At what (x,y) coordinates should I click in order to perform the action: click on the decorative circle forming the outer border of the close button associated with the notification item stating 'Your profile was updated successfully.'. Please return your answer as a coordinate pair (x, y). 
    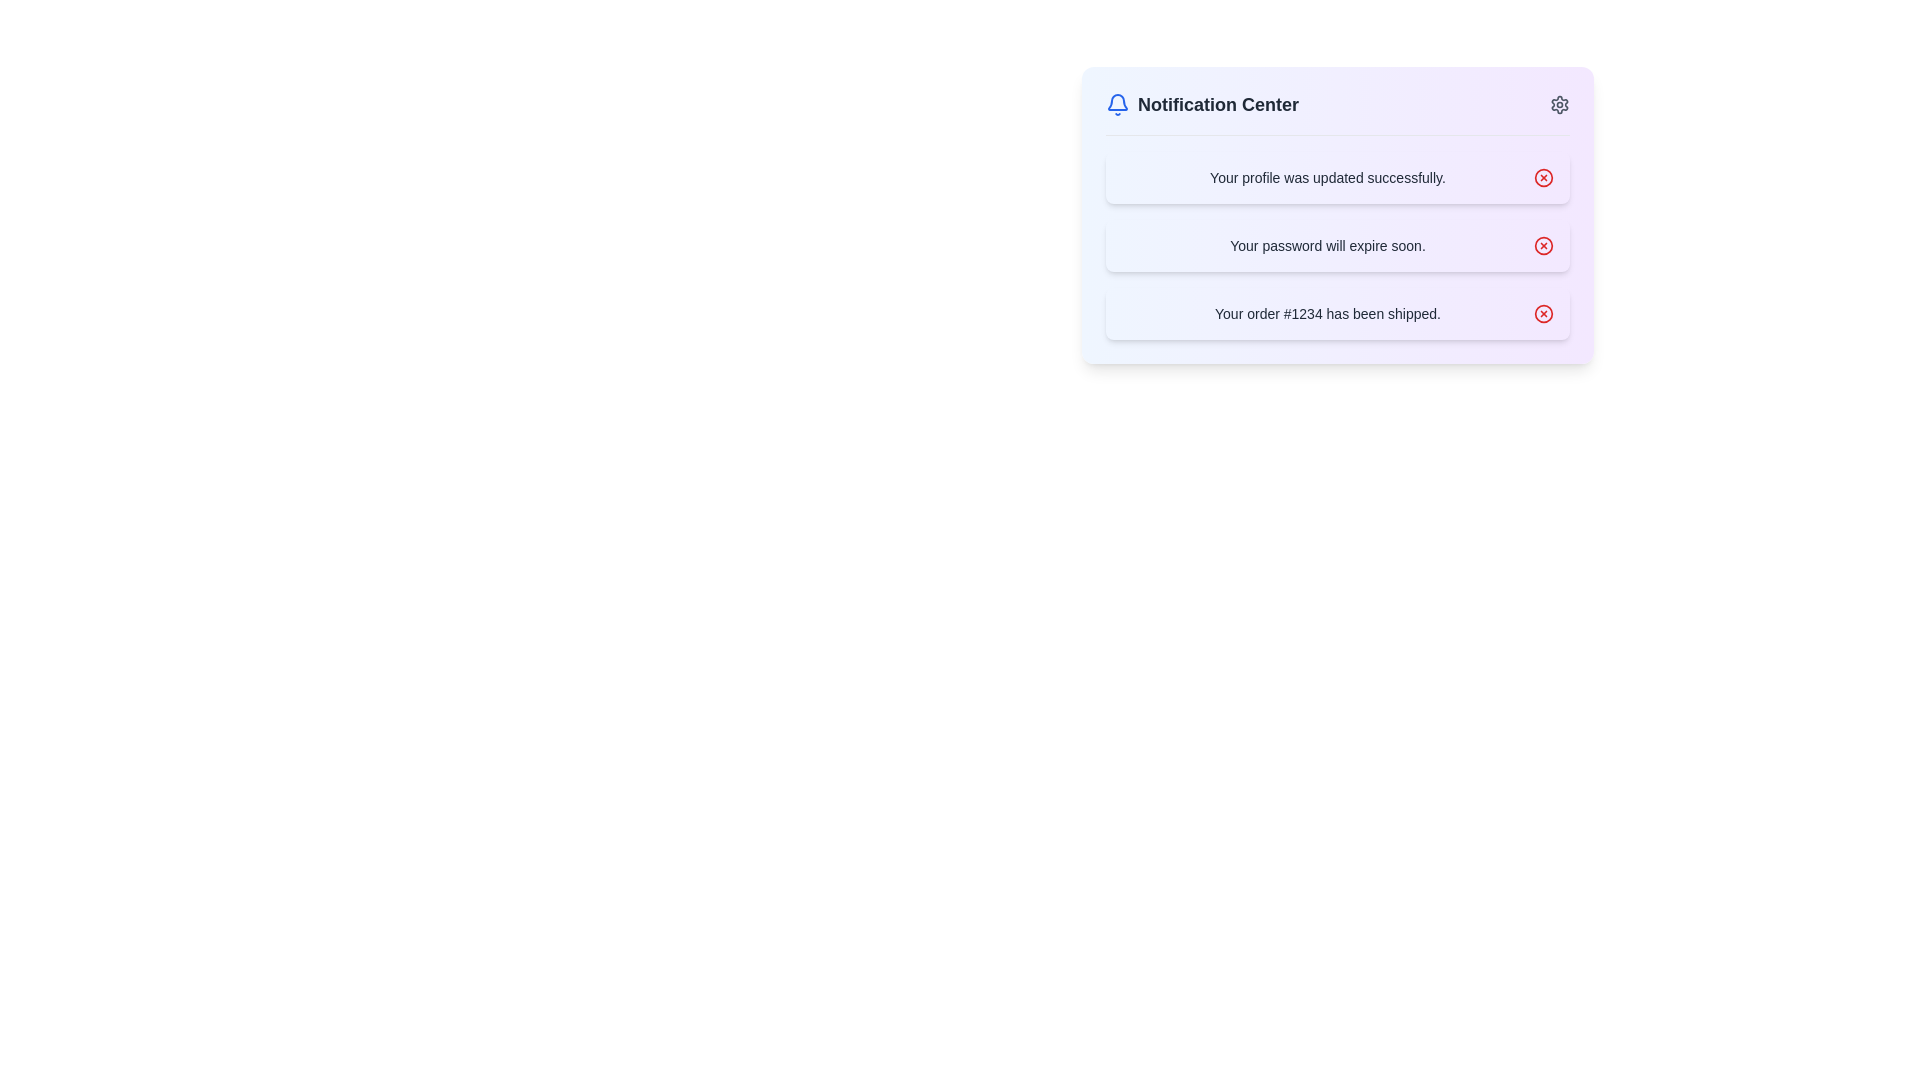
    Looking at the image, I should click on (1543, 176).